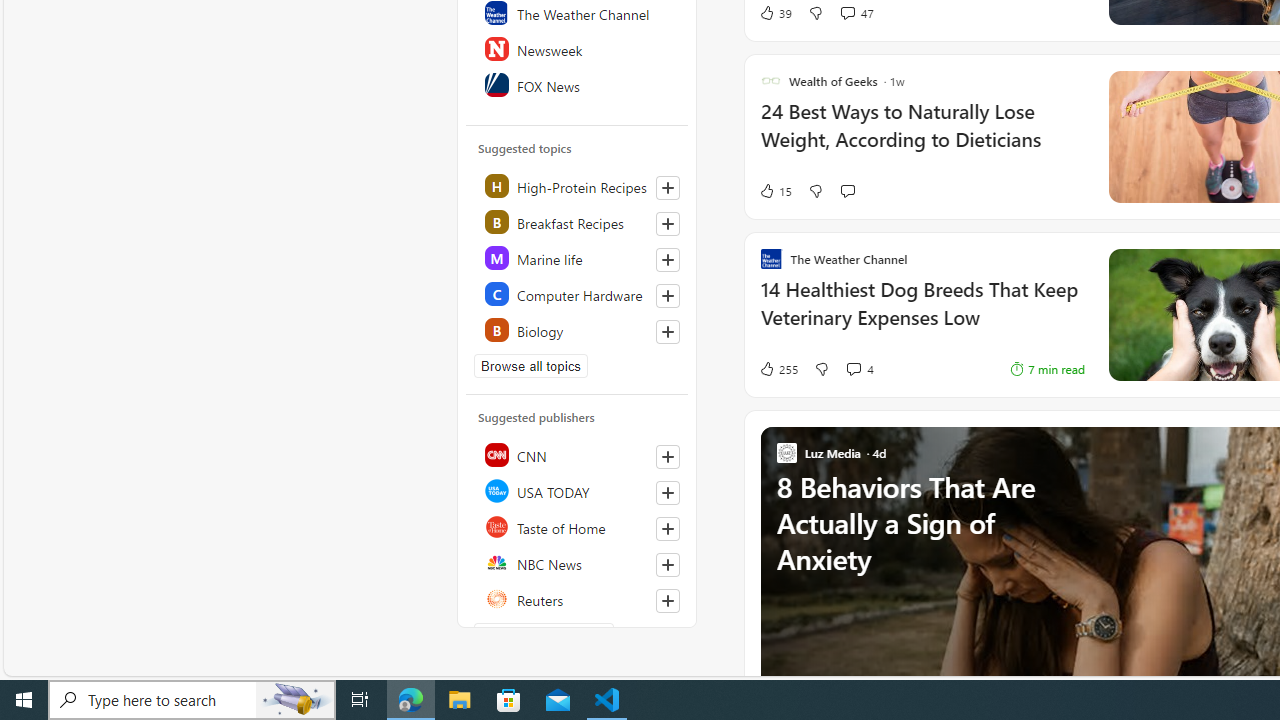 The image size is (1280, 720). Describe the element at coordinates (667, 330) in the screenshot. I see `'Follow this topic'` at that location.